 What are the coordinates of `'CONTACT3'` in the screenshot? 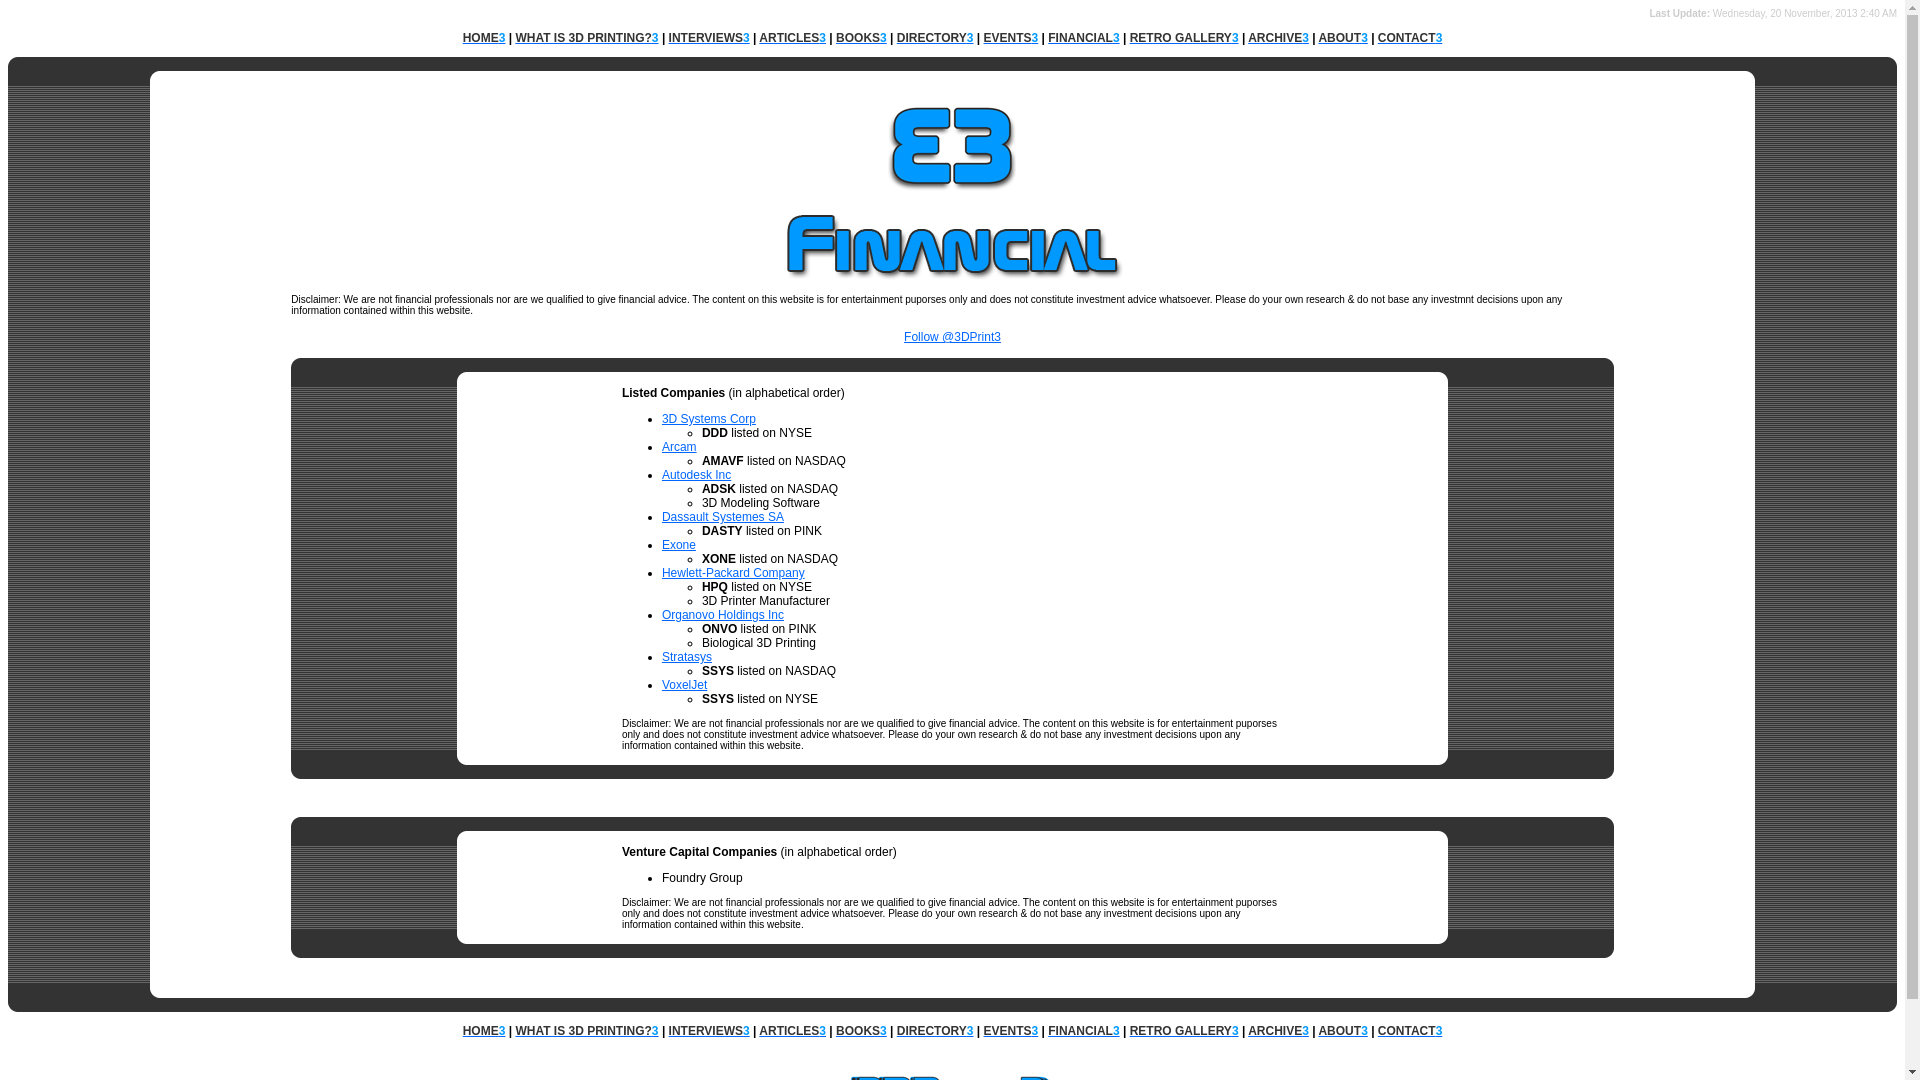 It's located at (1376, 1030).